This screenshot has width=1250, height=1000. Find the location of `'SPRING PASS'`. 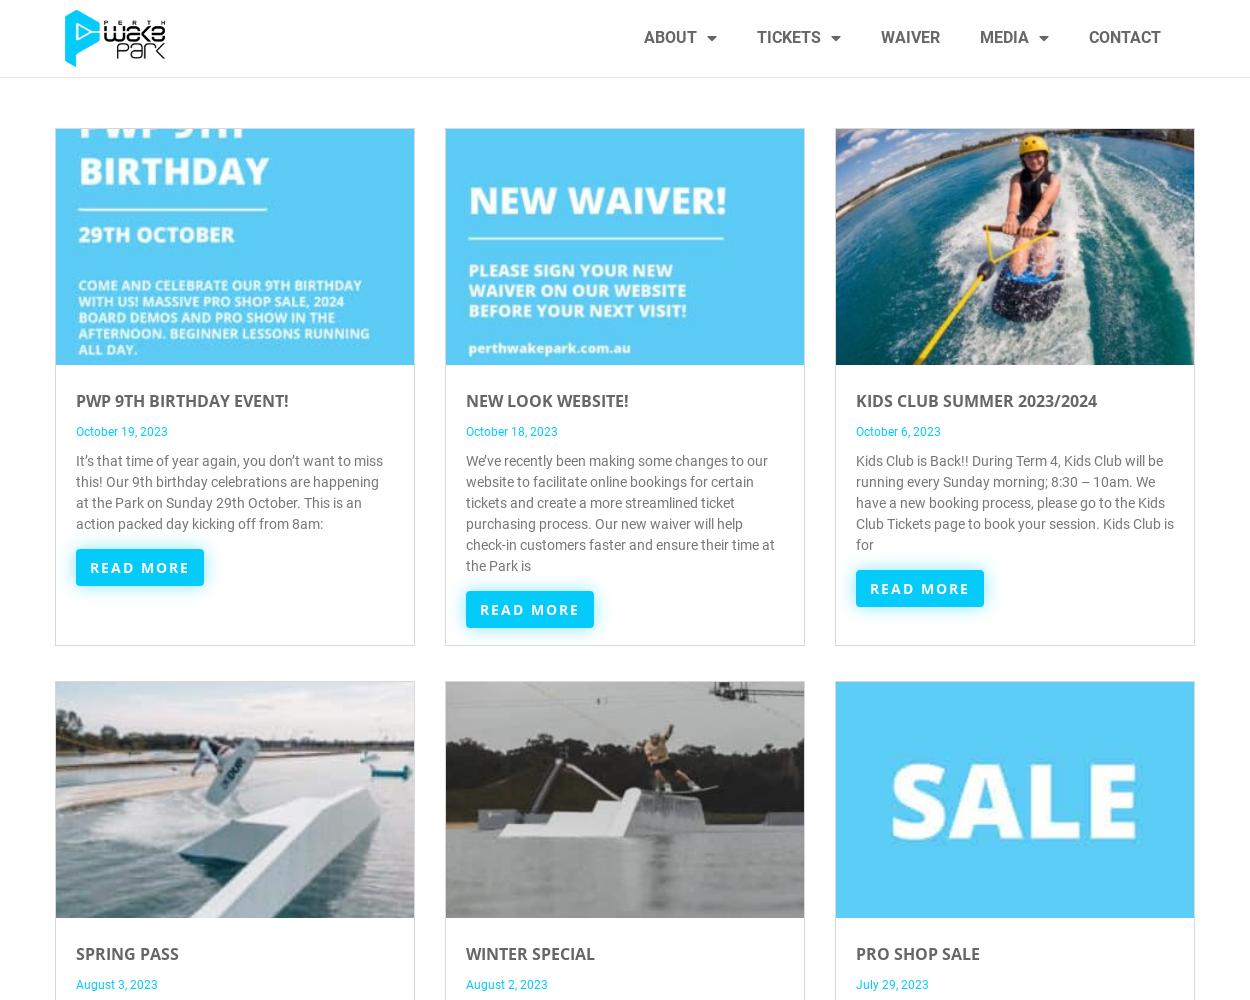

'SPRING PASS' is located at coordinates (127, 952).